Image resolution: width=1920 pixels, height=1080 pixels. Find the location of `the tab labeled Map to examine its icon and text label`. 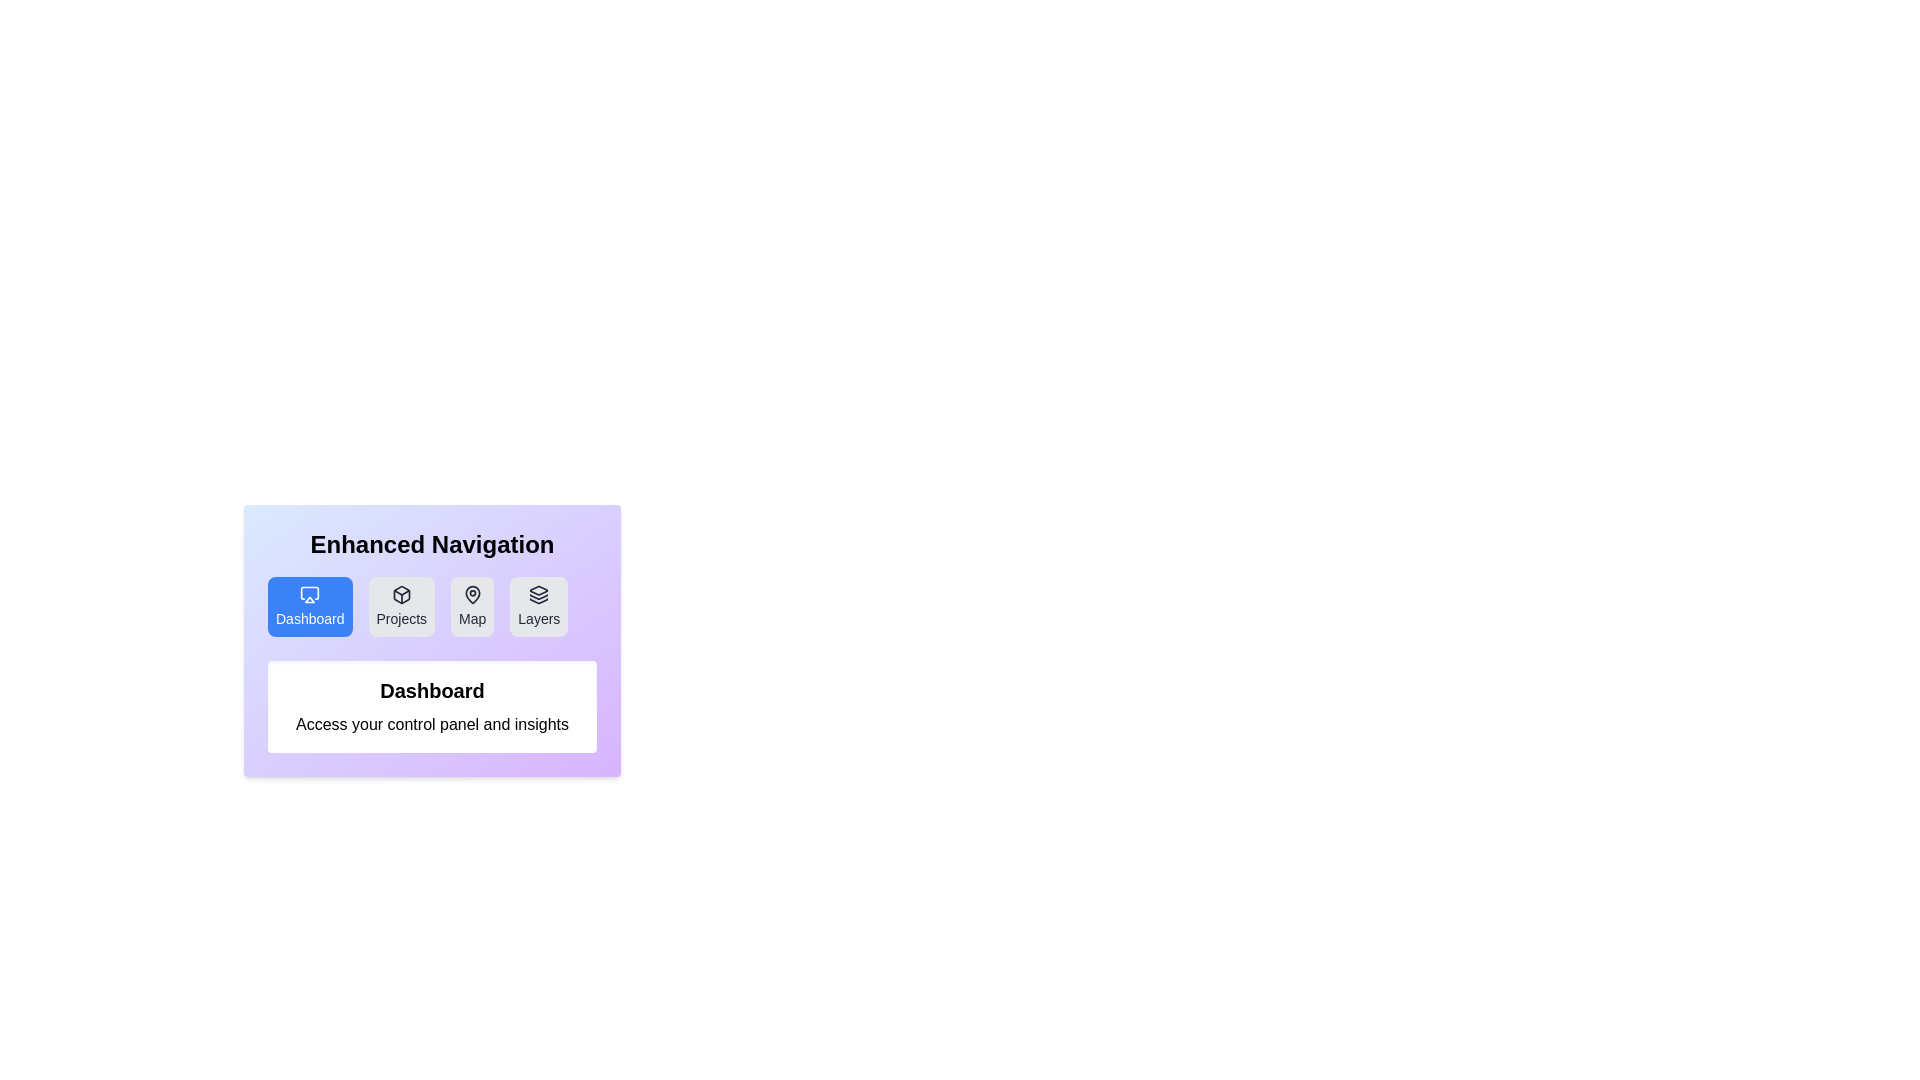

the tab labeled Map to examine its icon and text label is located at coordinates (471, 605).